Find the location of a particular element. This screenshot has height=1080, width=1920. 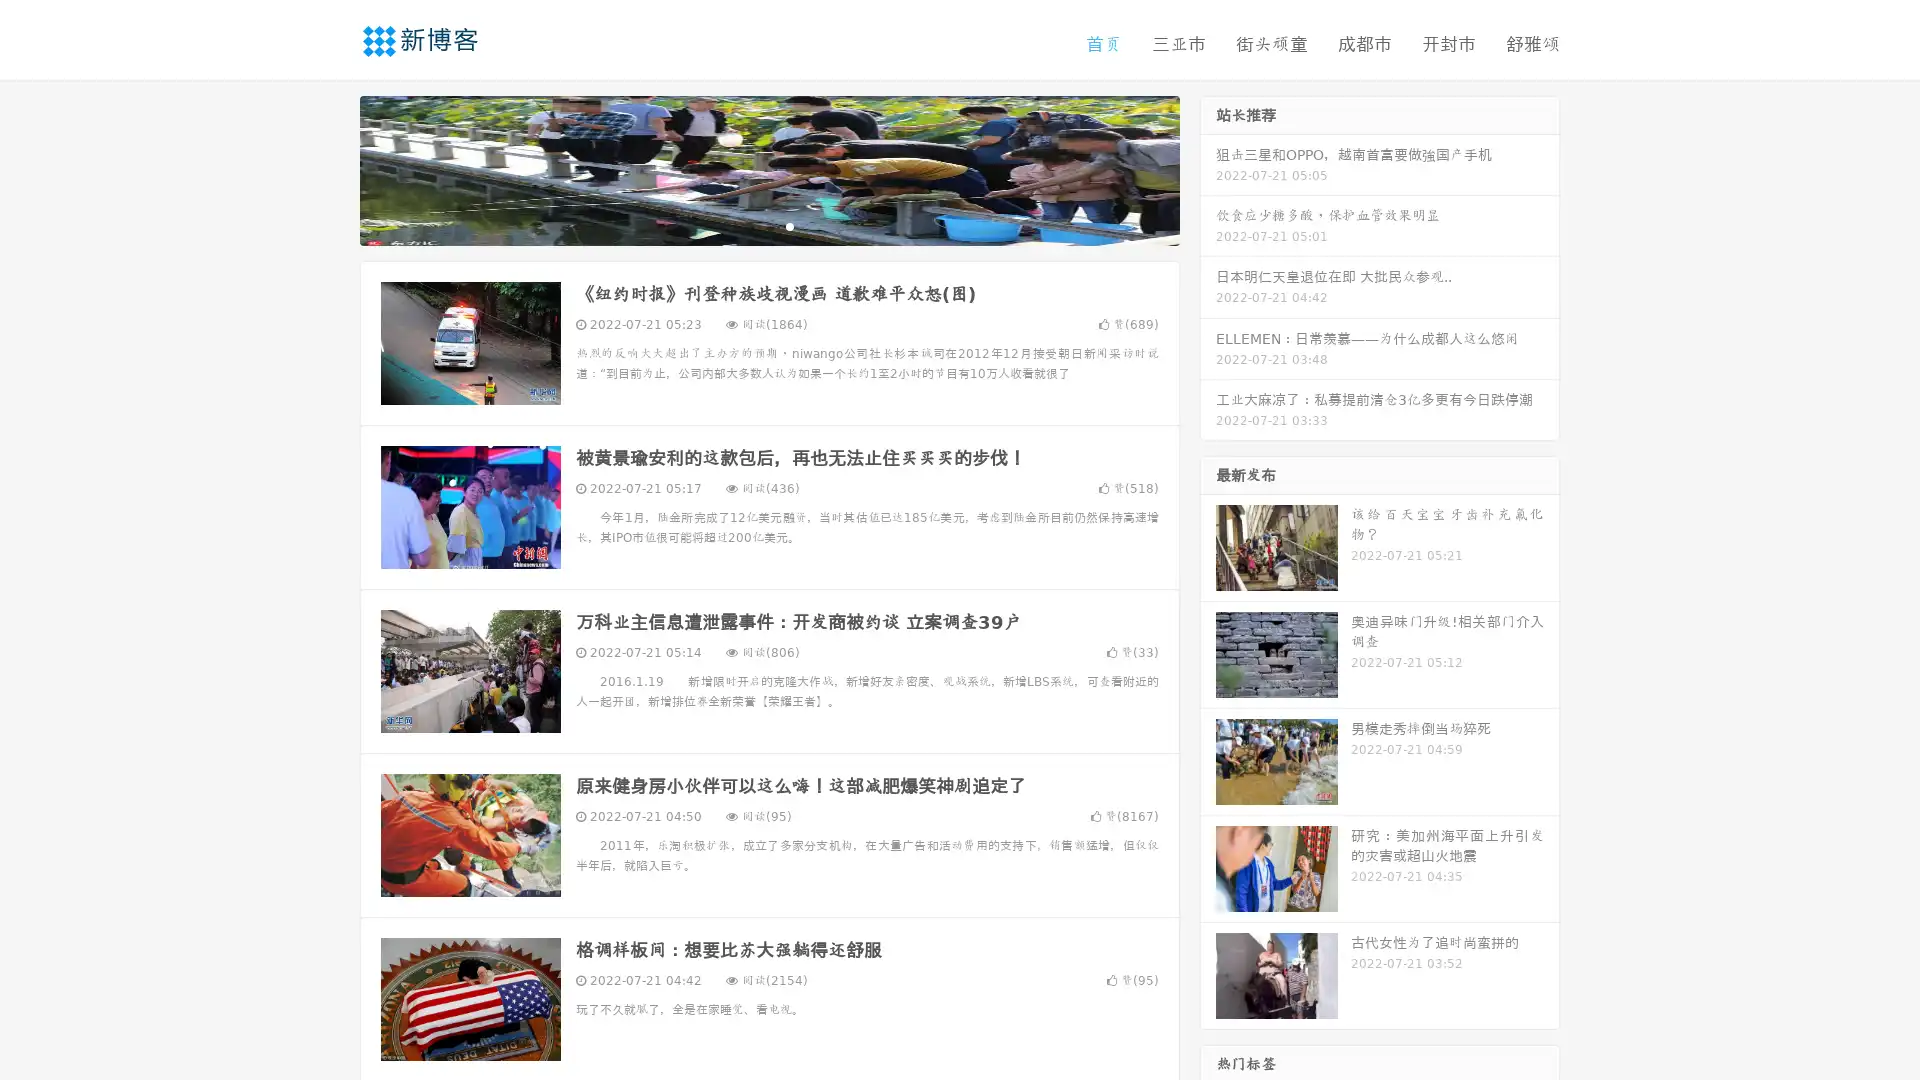

Go to slide 1 is located at coordinates (748, 225).